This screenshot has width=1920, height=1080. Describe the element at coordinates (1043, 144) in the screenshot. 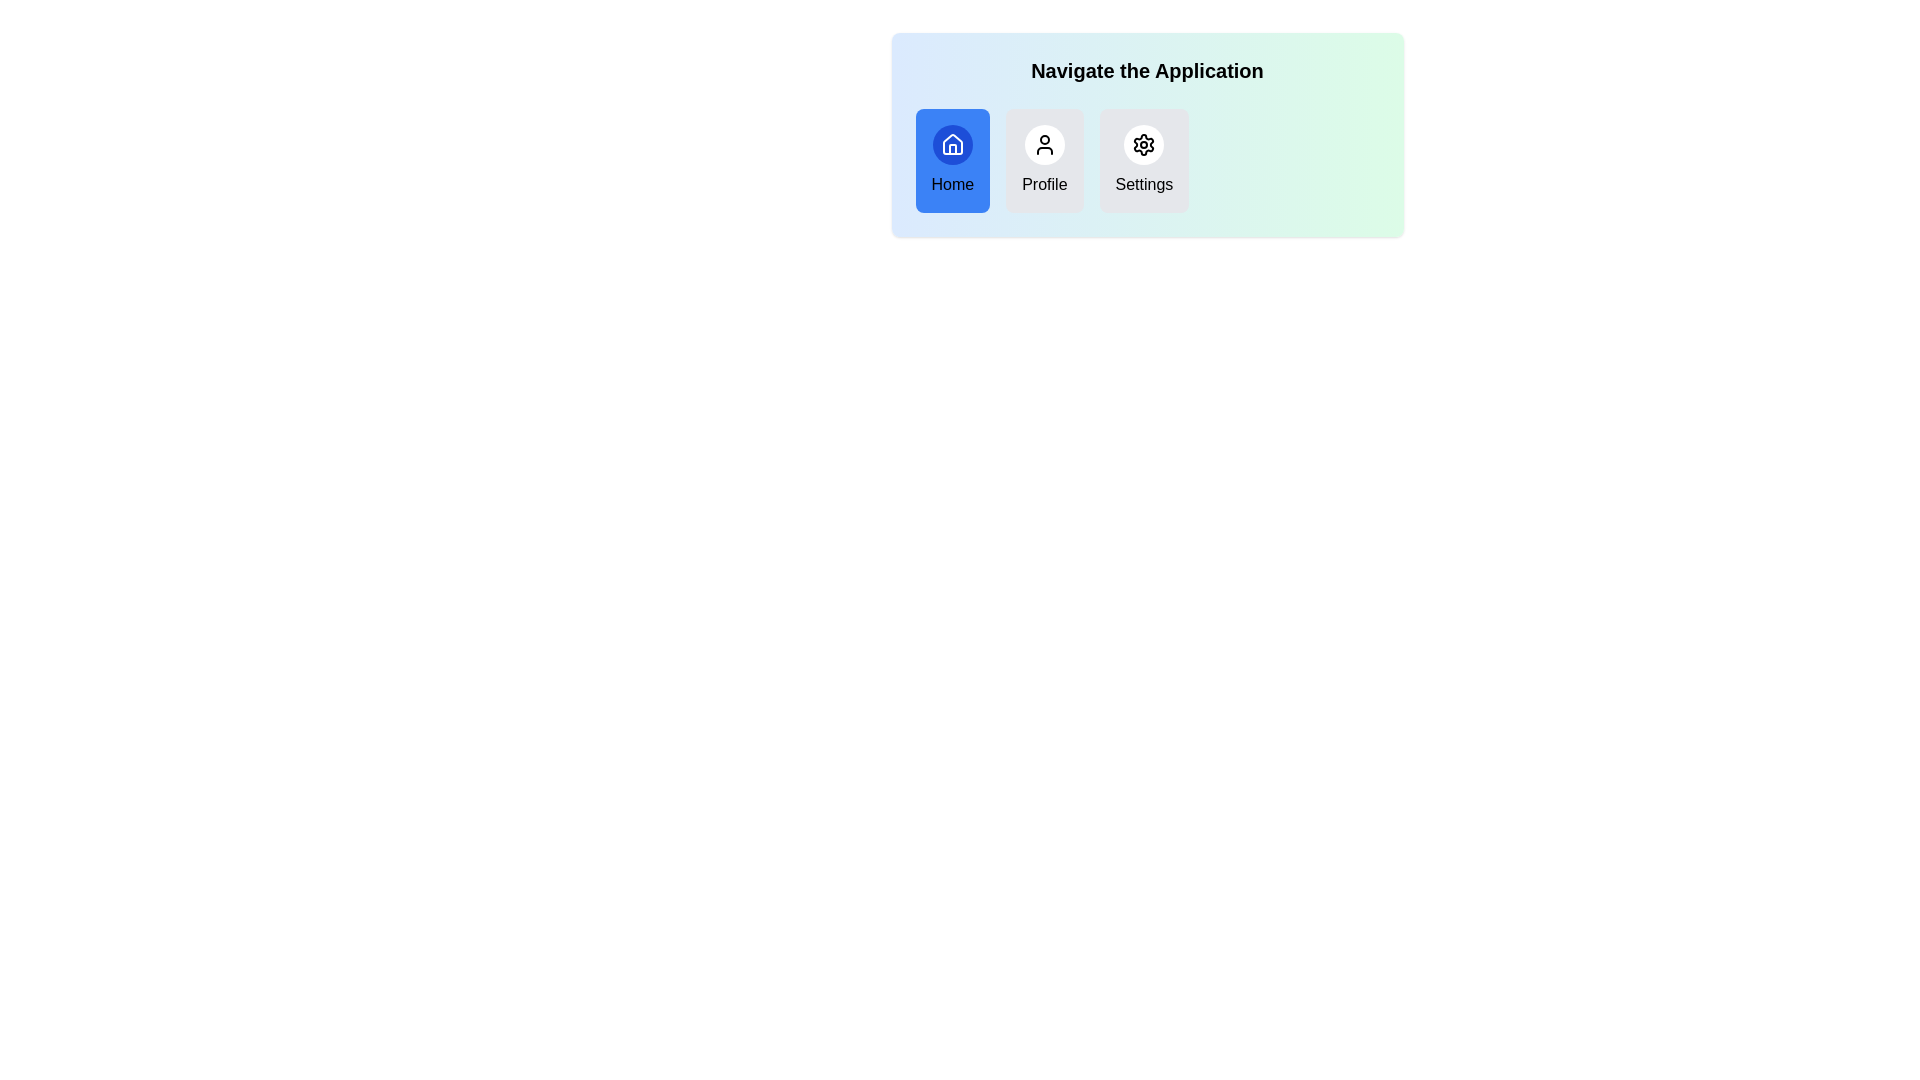

I see `the icon for Profile` at that location.